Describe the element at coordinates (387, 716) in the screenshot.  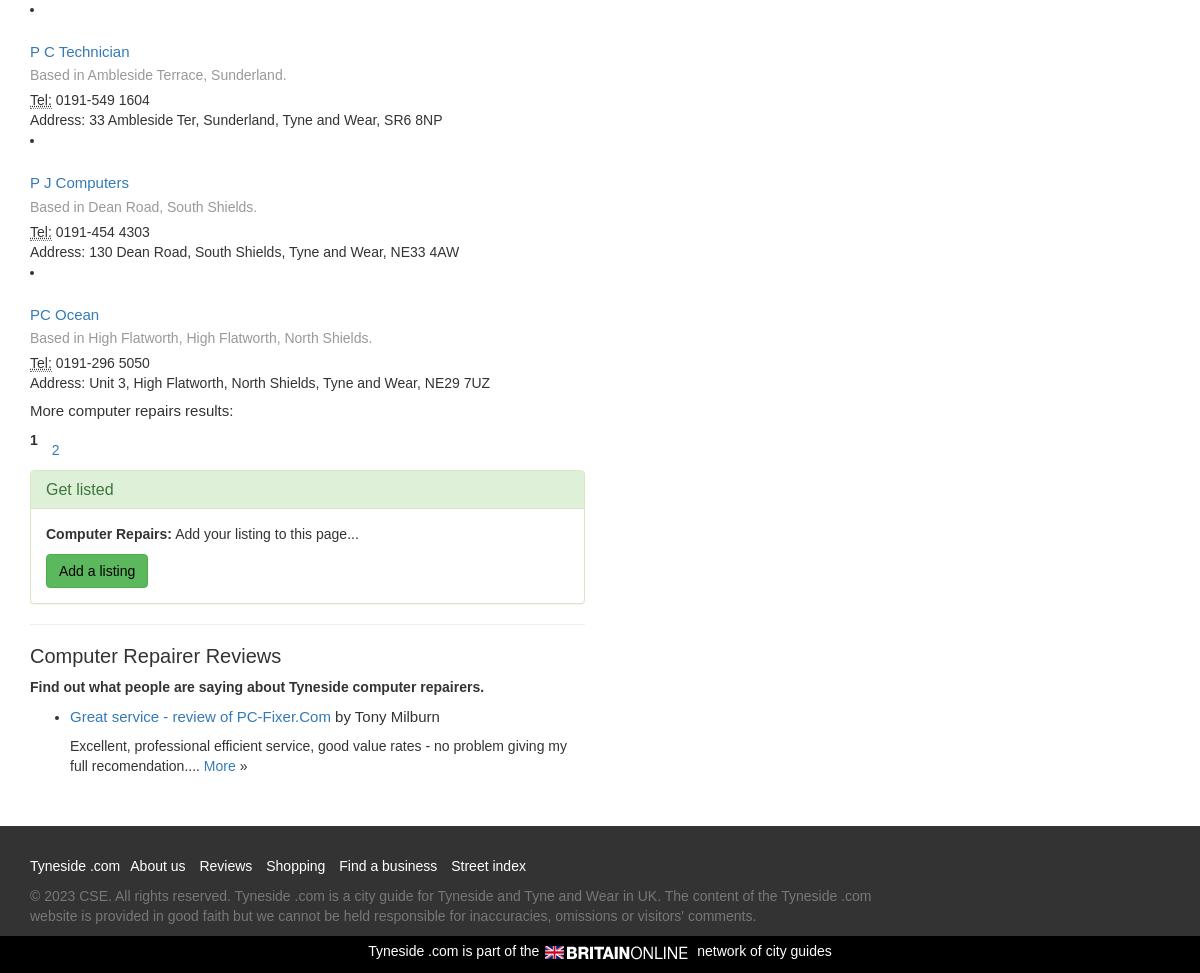
I see `'by Tony Milburn'` at that location.